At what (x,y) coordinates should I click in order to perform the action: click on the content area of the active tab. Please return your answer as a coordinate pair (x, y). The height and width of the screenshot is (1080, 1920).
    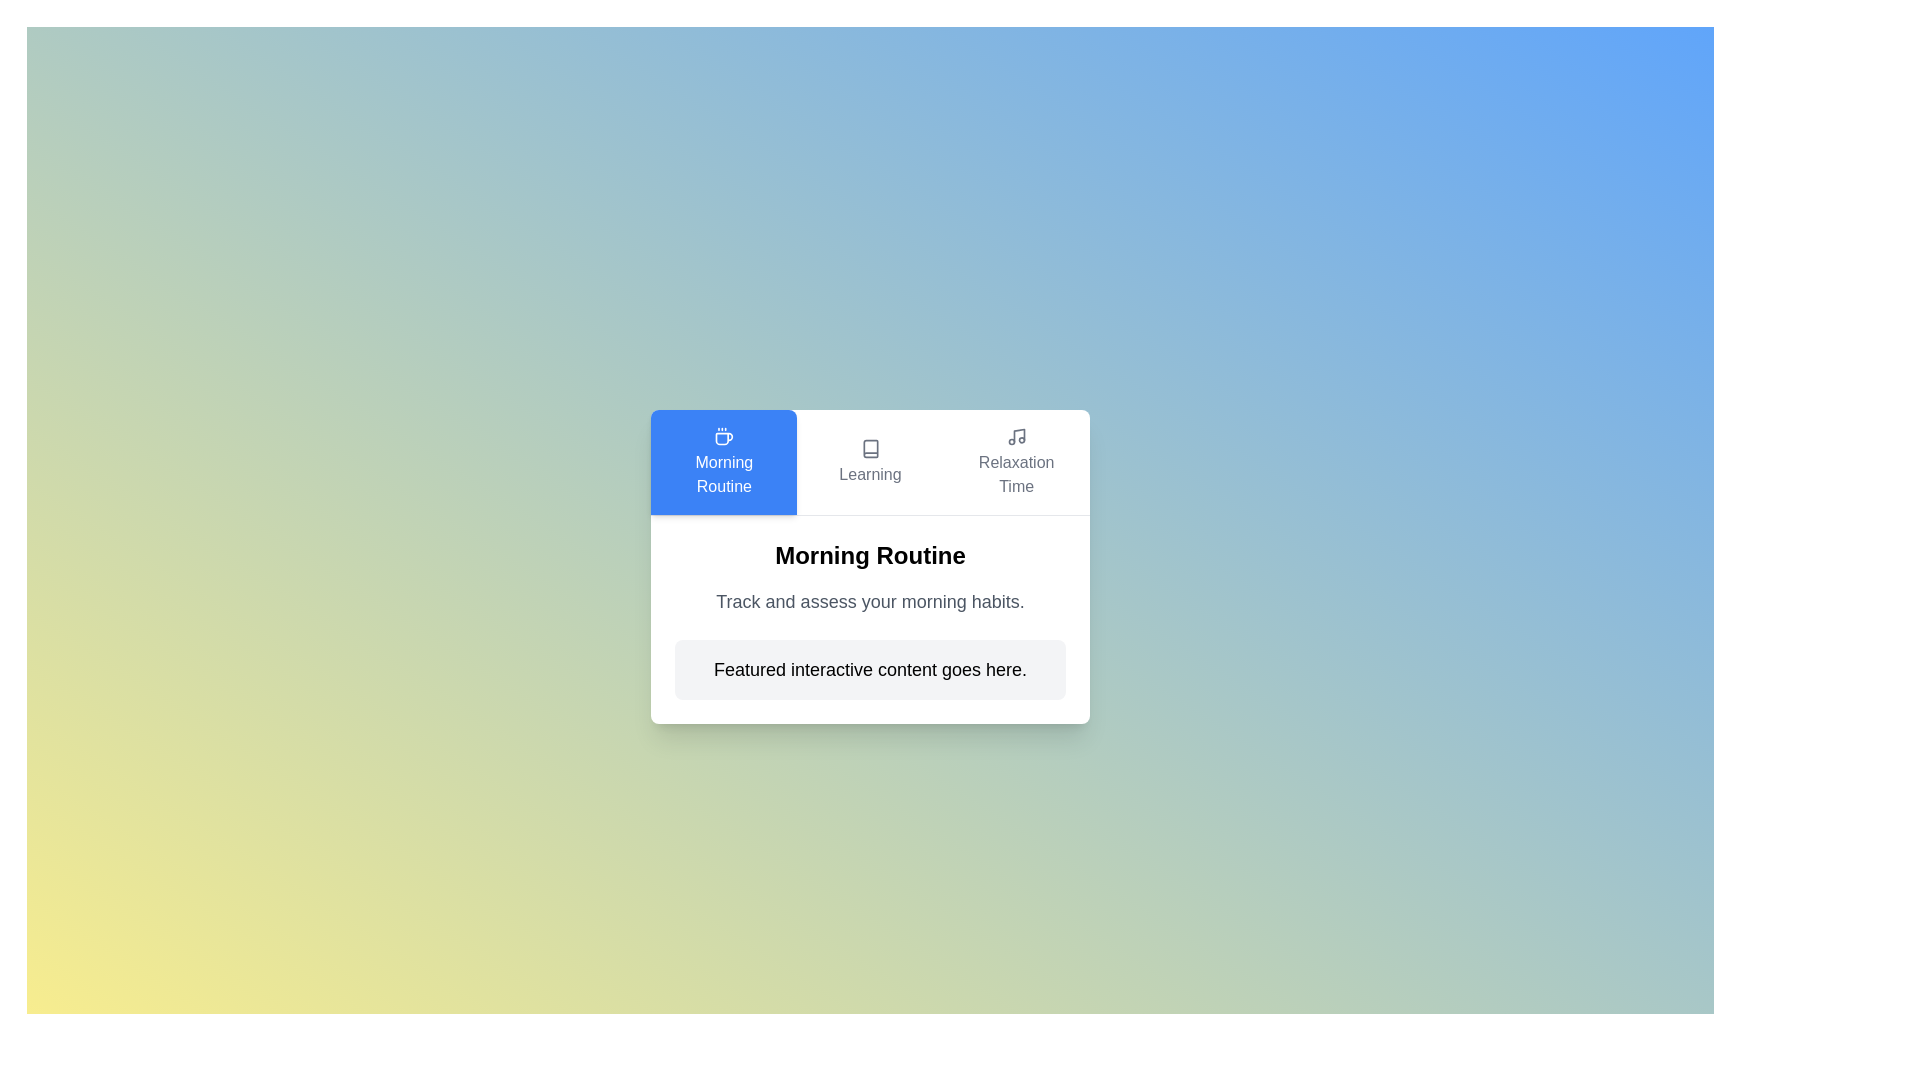
    Looking at the image, I should click on (870, 618).